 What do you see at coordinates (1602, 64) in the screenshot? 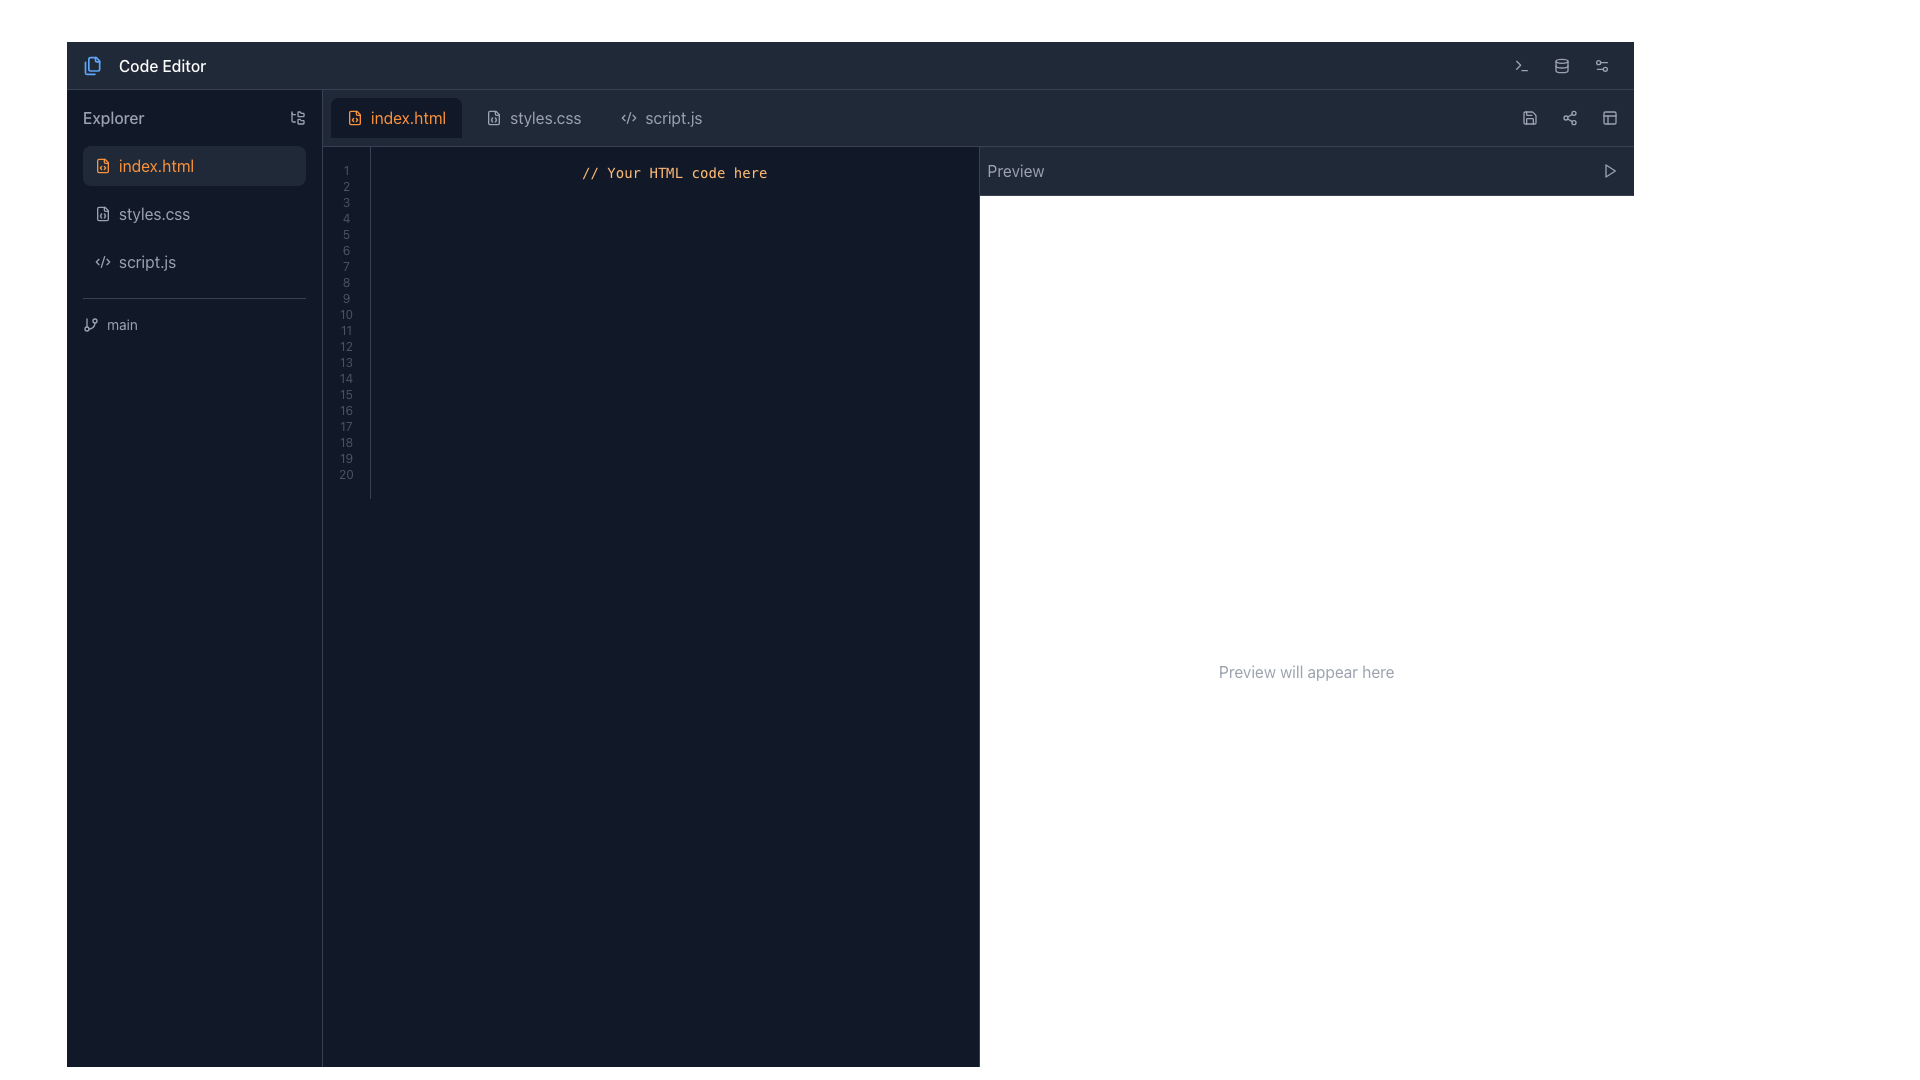
I see `the settings menu button, which is a small icon resembling two interconnecting lines with a bordered circular background, located in the top-right corner of the interface` at bounding box center [1602, 64].